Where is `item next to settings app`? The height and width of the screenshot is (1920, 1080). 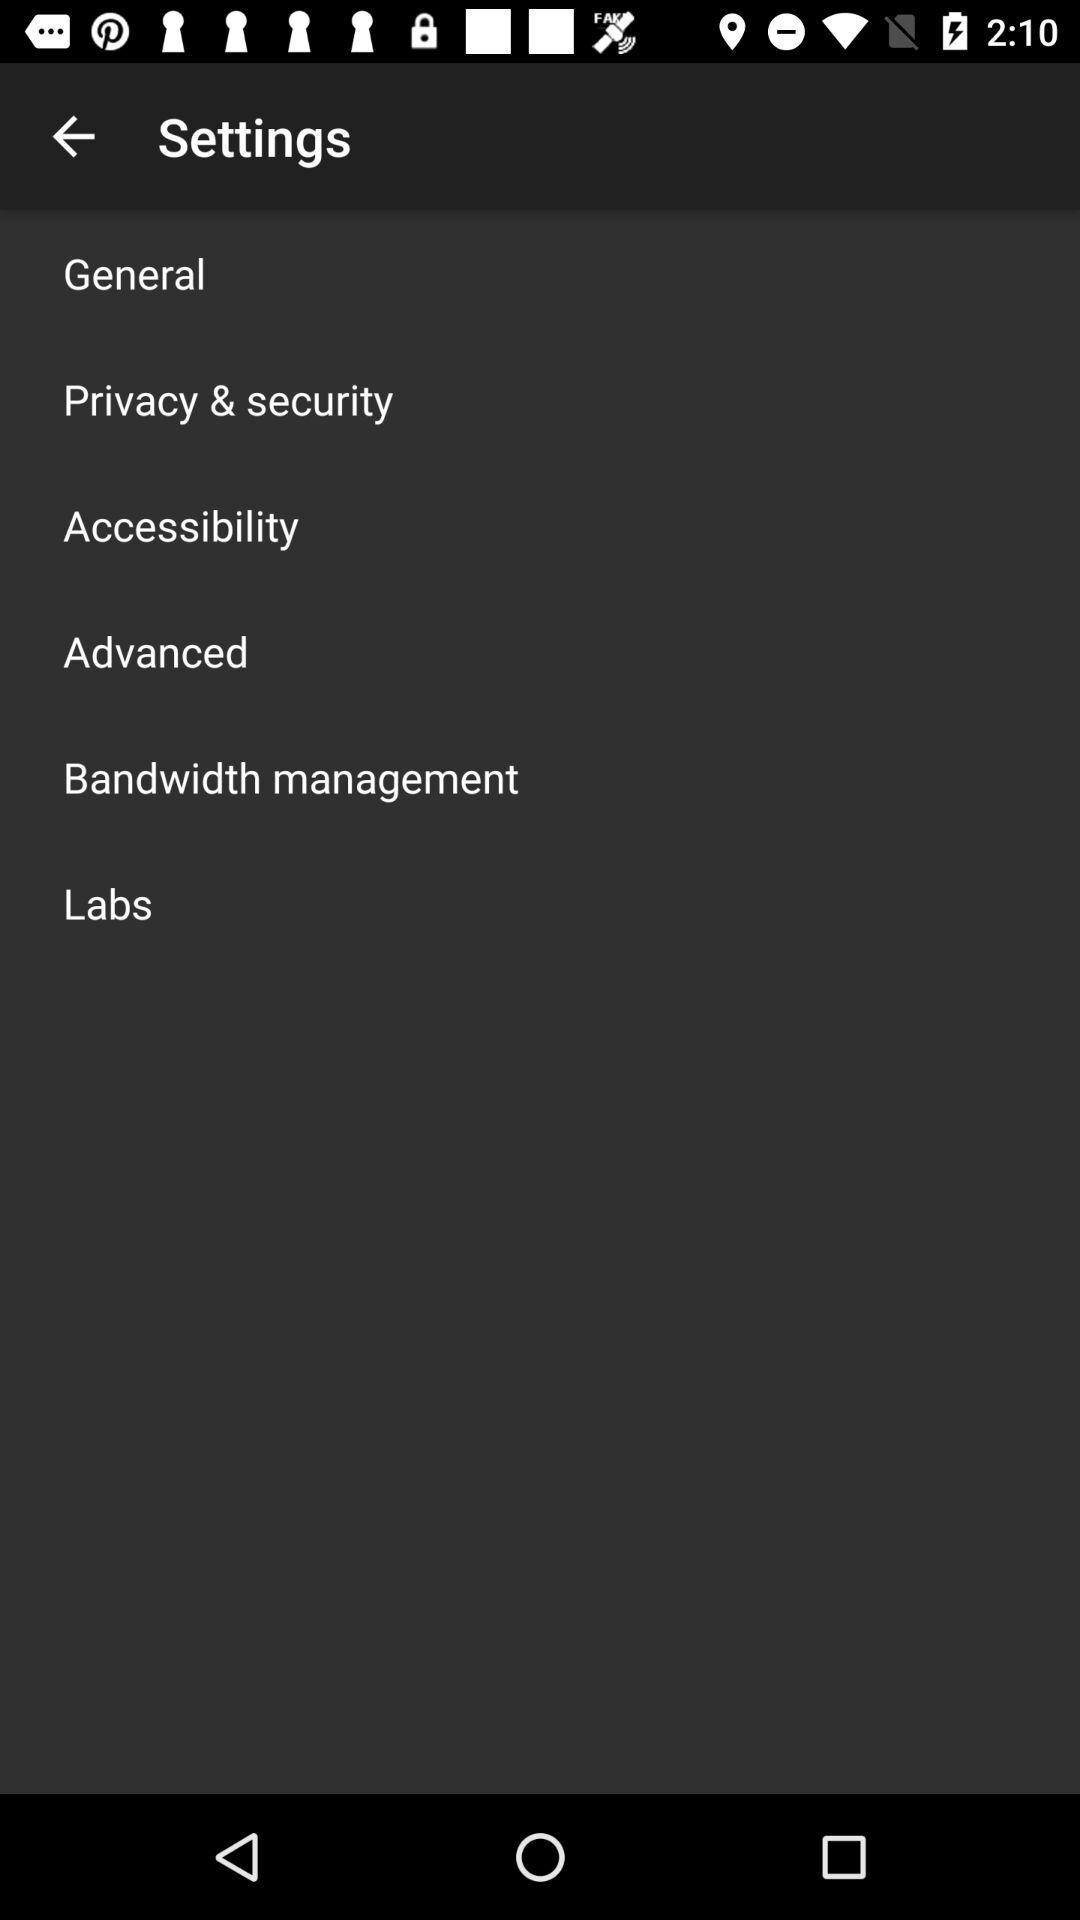
item next to settings app is located at coordinates (72, 135).